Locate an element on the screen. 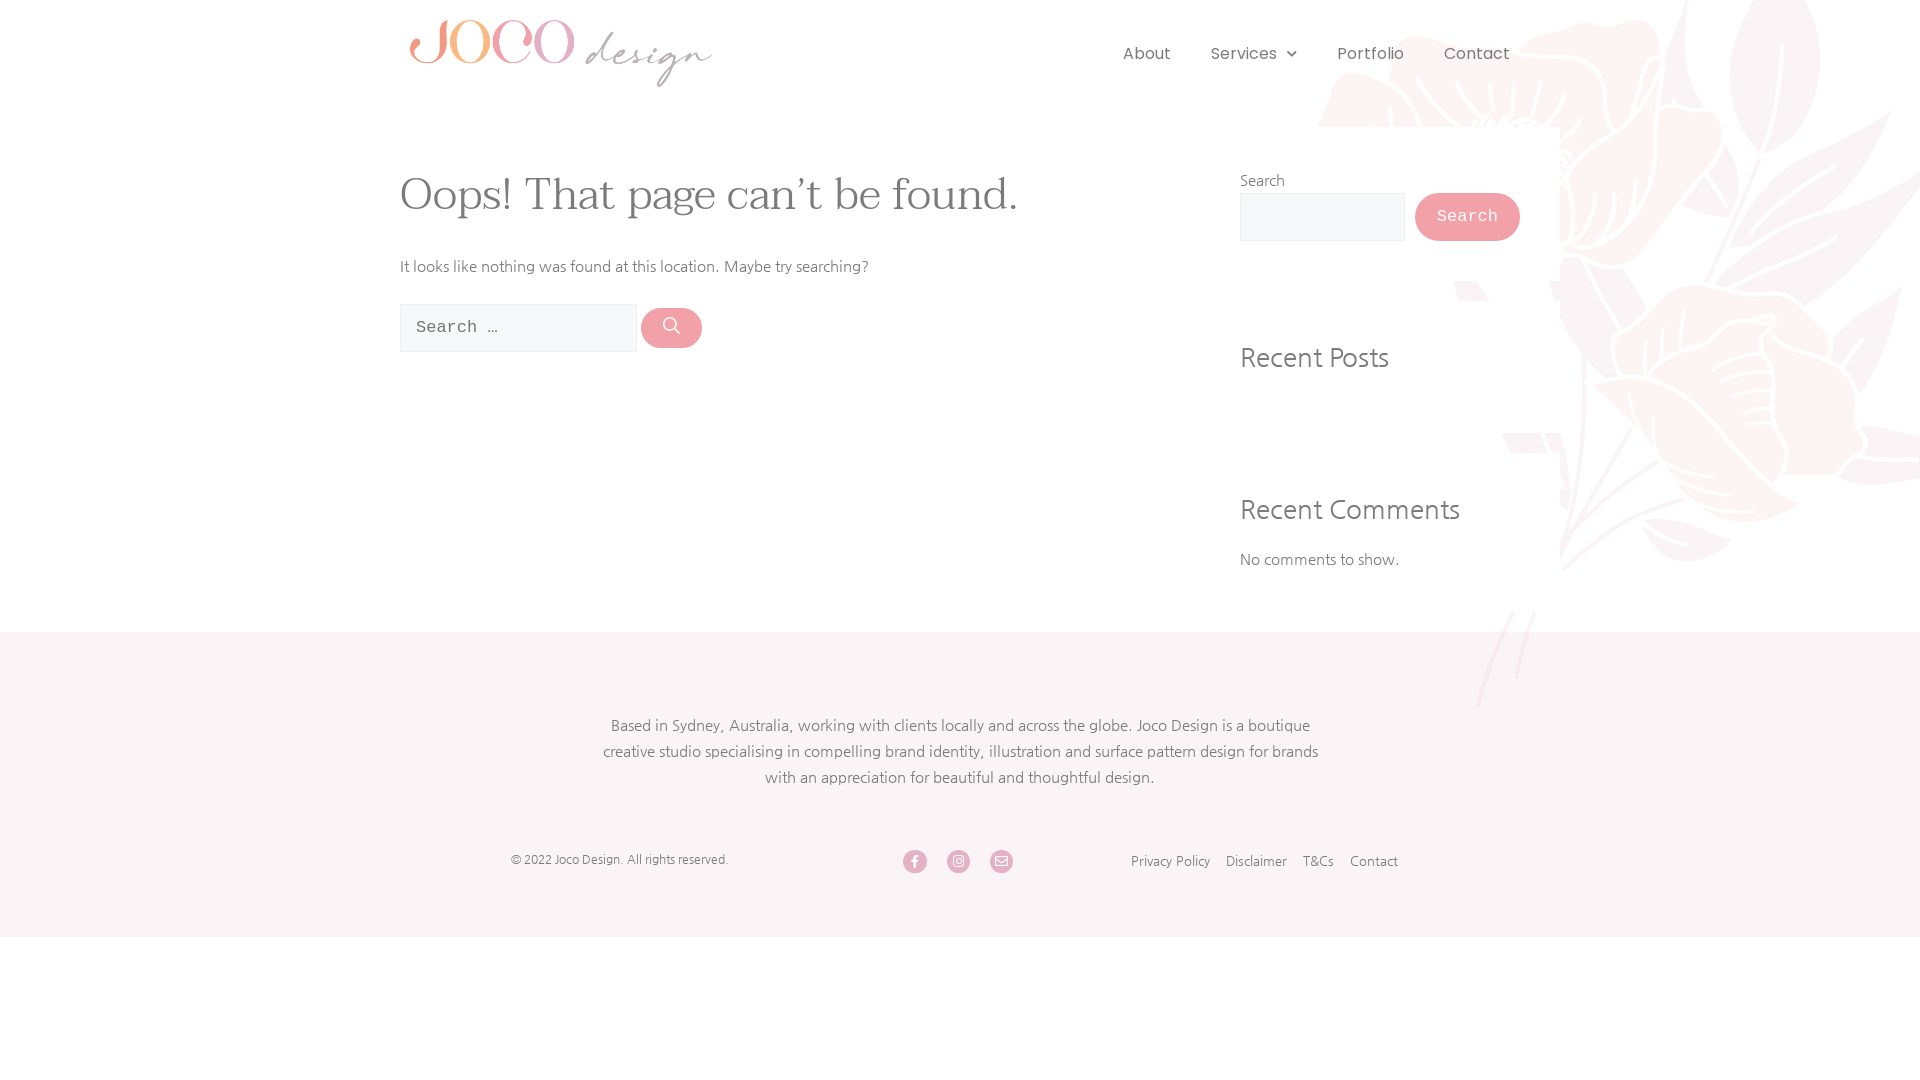  'T&Cs' is located at coordinates (1318, 859).